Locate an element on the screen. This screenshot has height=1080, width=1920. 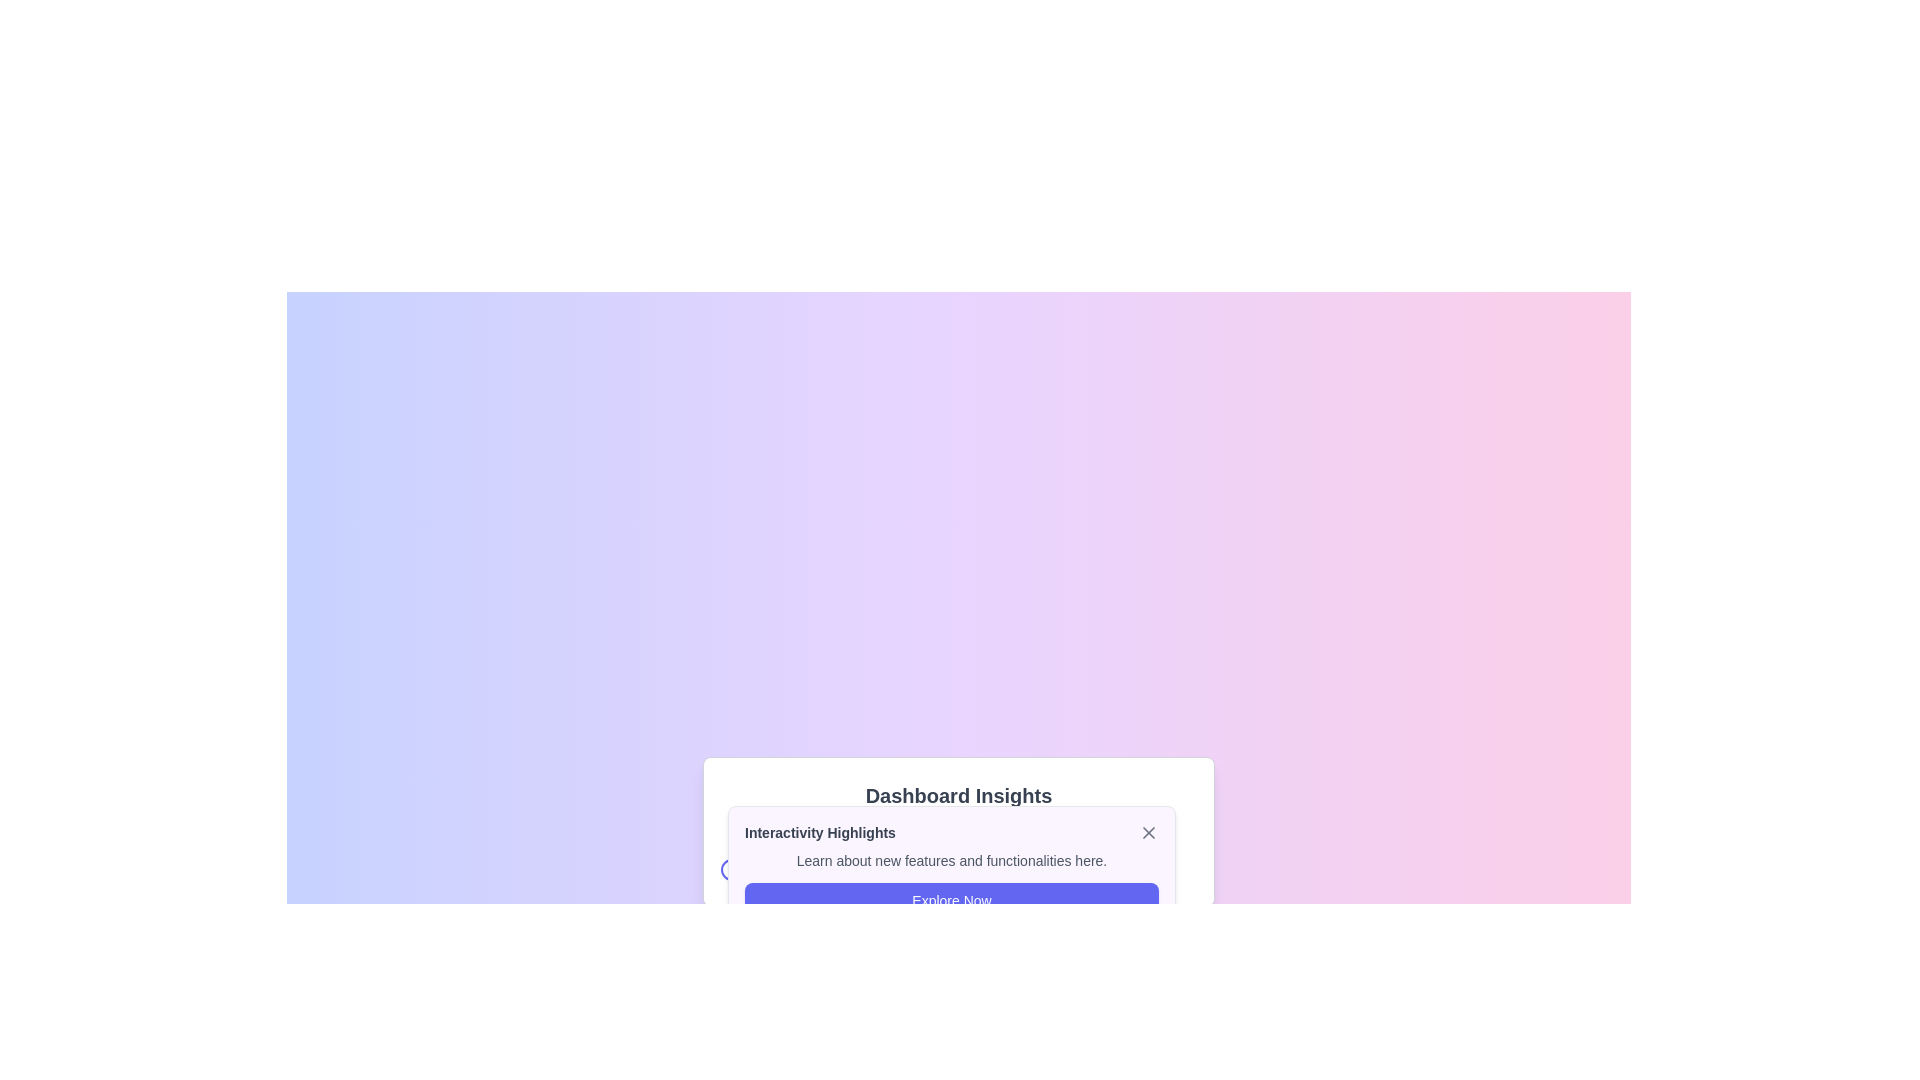
the descriptive Text label positioned below the title 'Interactivity Highlights', which is located to the right of a small blue circular icon is located at coordinates (798, 869).